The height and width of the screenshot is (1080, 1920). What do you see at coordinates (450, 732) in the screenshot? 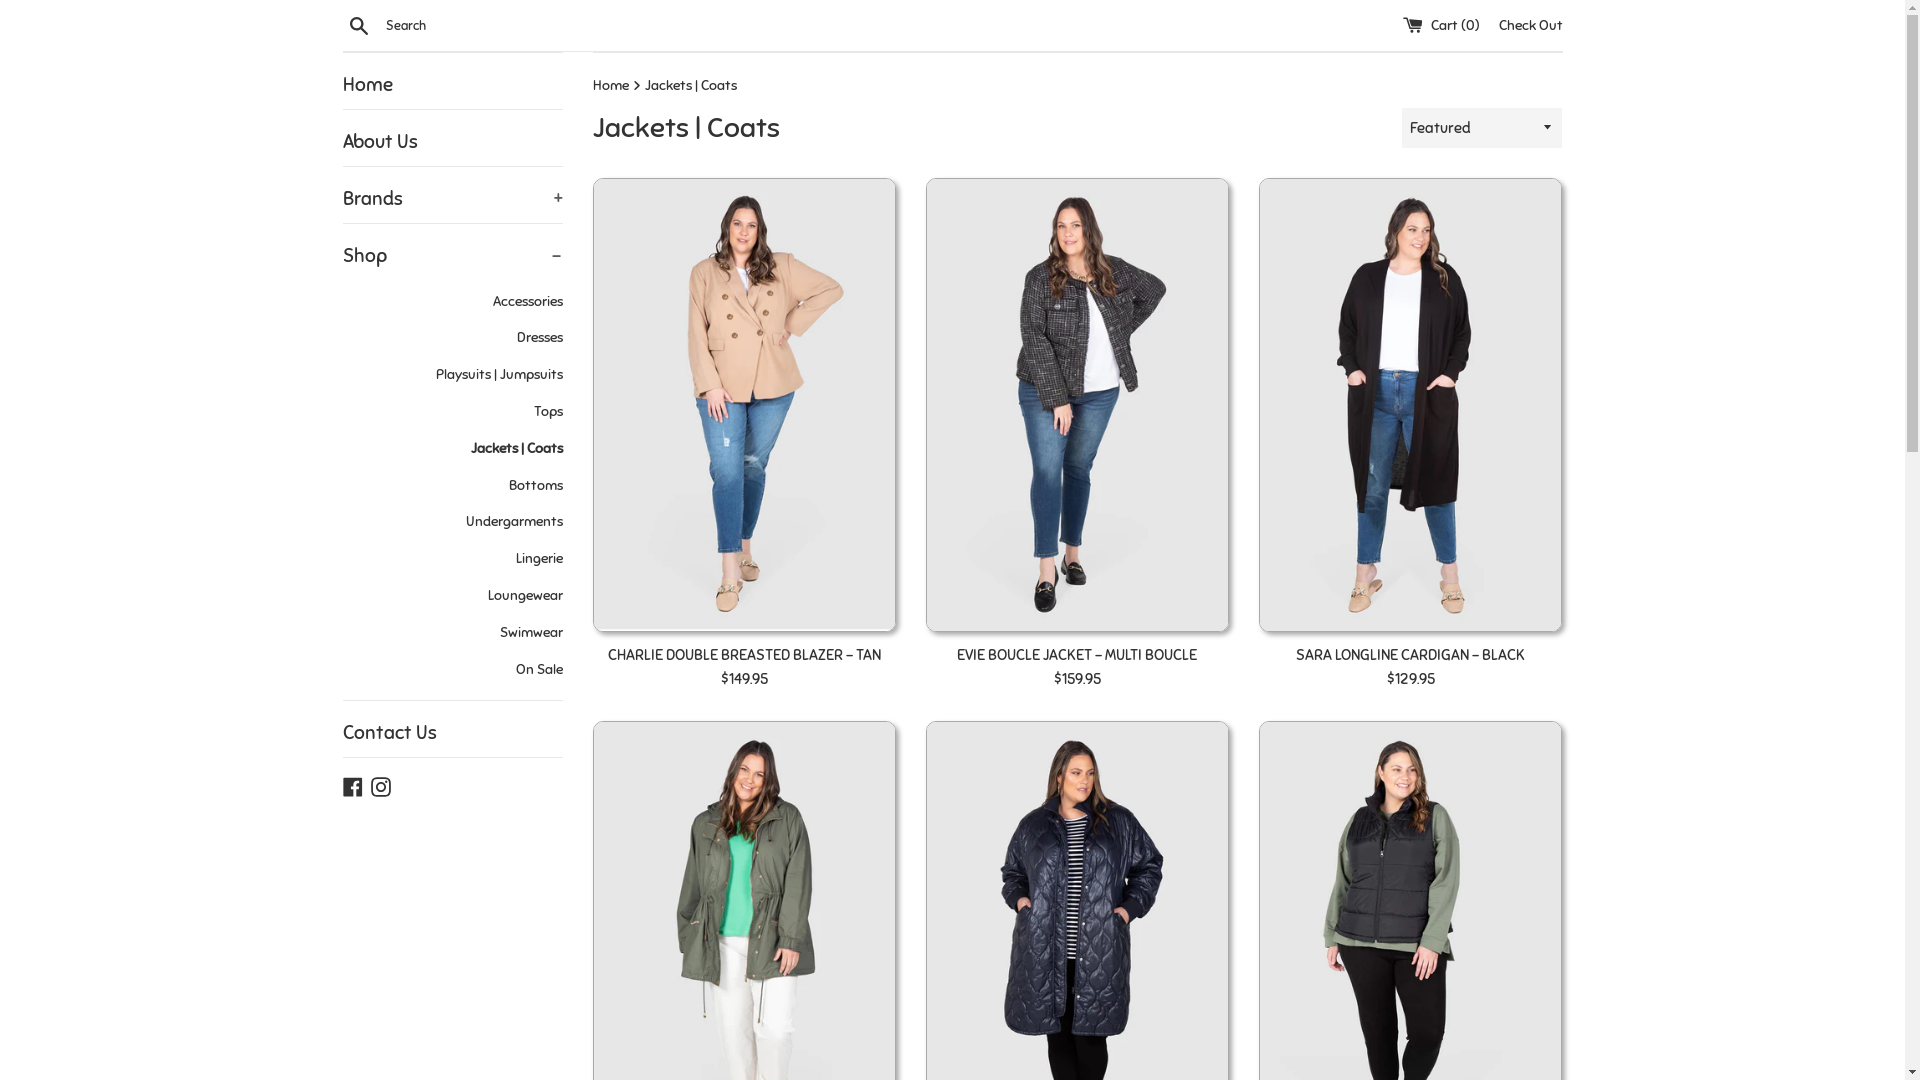
I see `'Contact Us'` at bounding box center [450, 732].